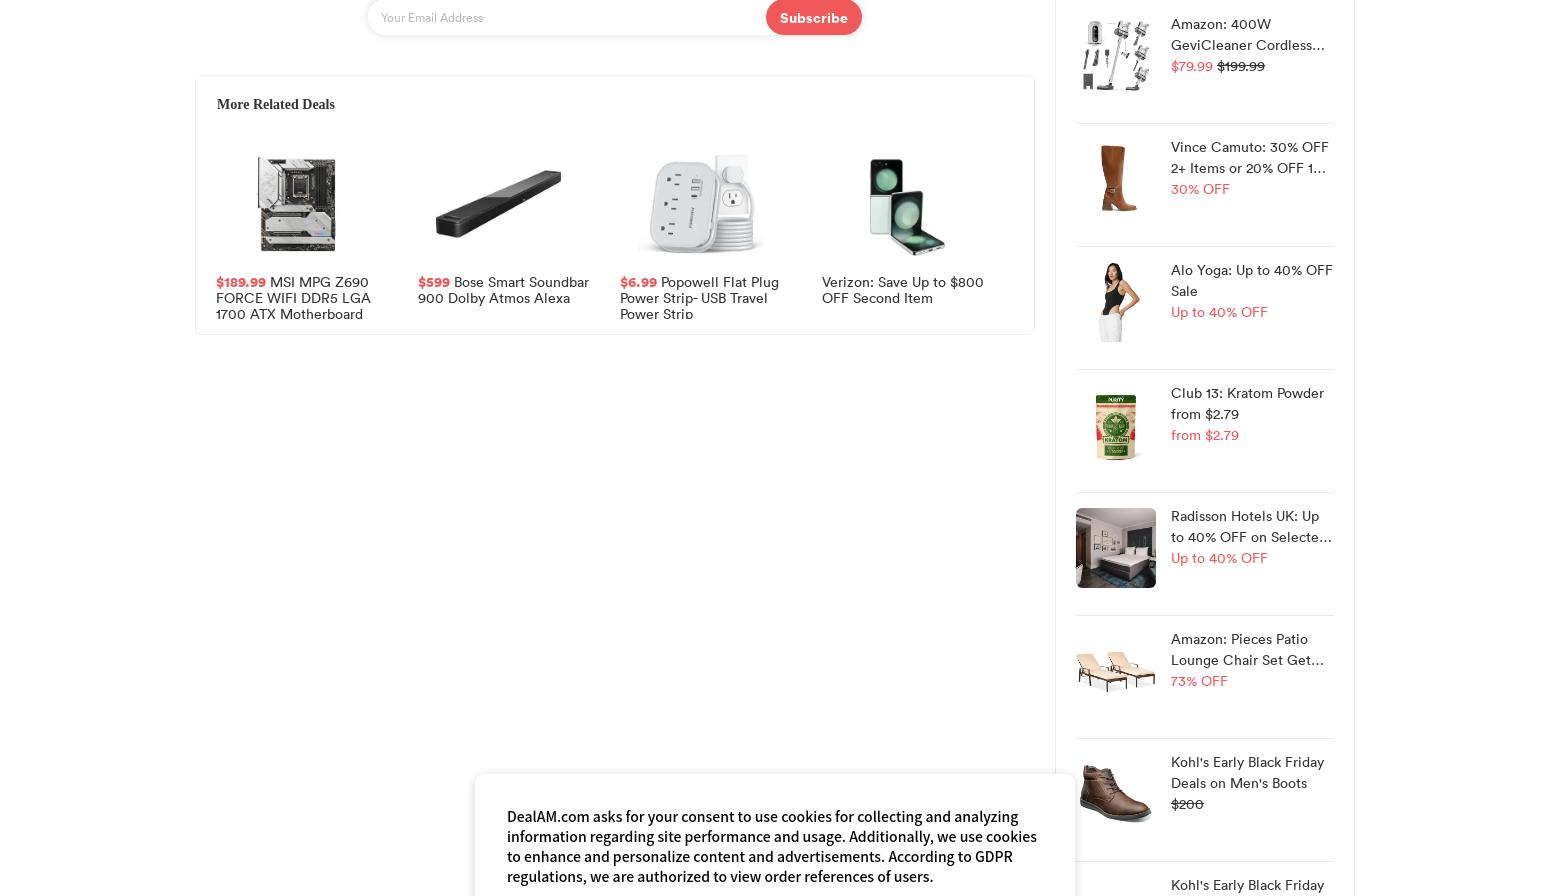 The width and height of the screenshot is (1550, 896). I want to click on 'Hexcal Inc.: Only $138.00 Desk Mat Bundle', so click(701, 508).